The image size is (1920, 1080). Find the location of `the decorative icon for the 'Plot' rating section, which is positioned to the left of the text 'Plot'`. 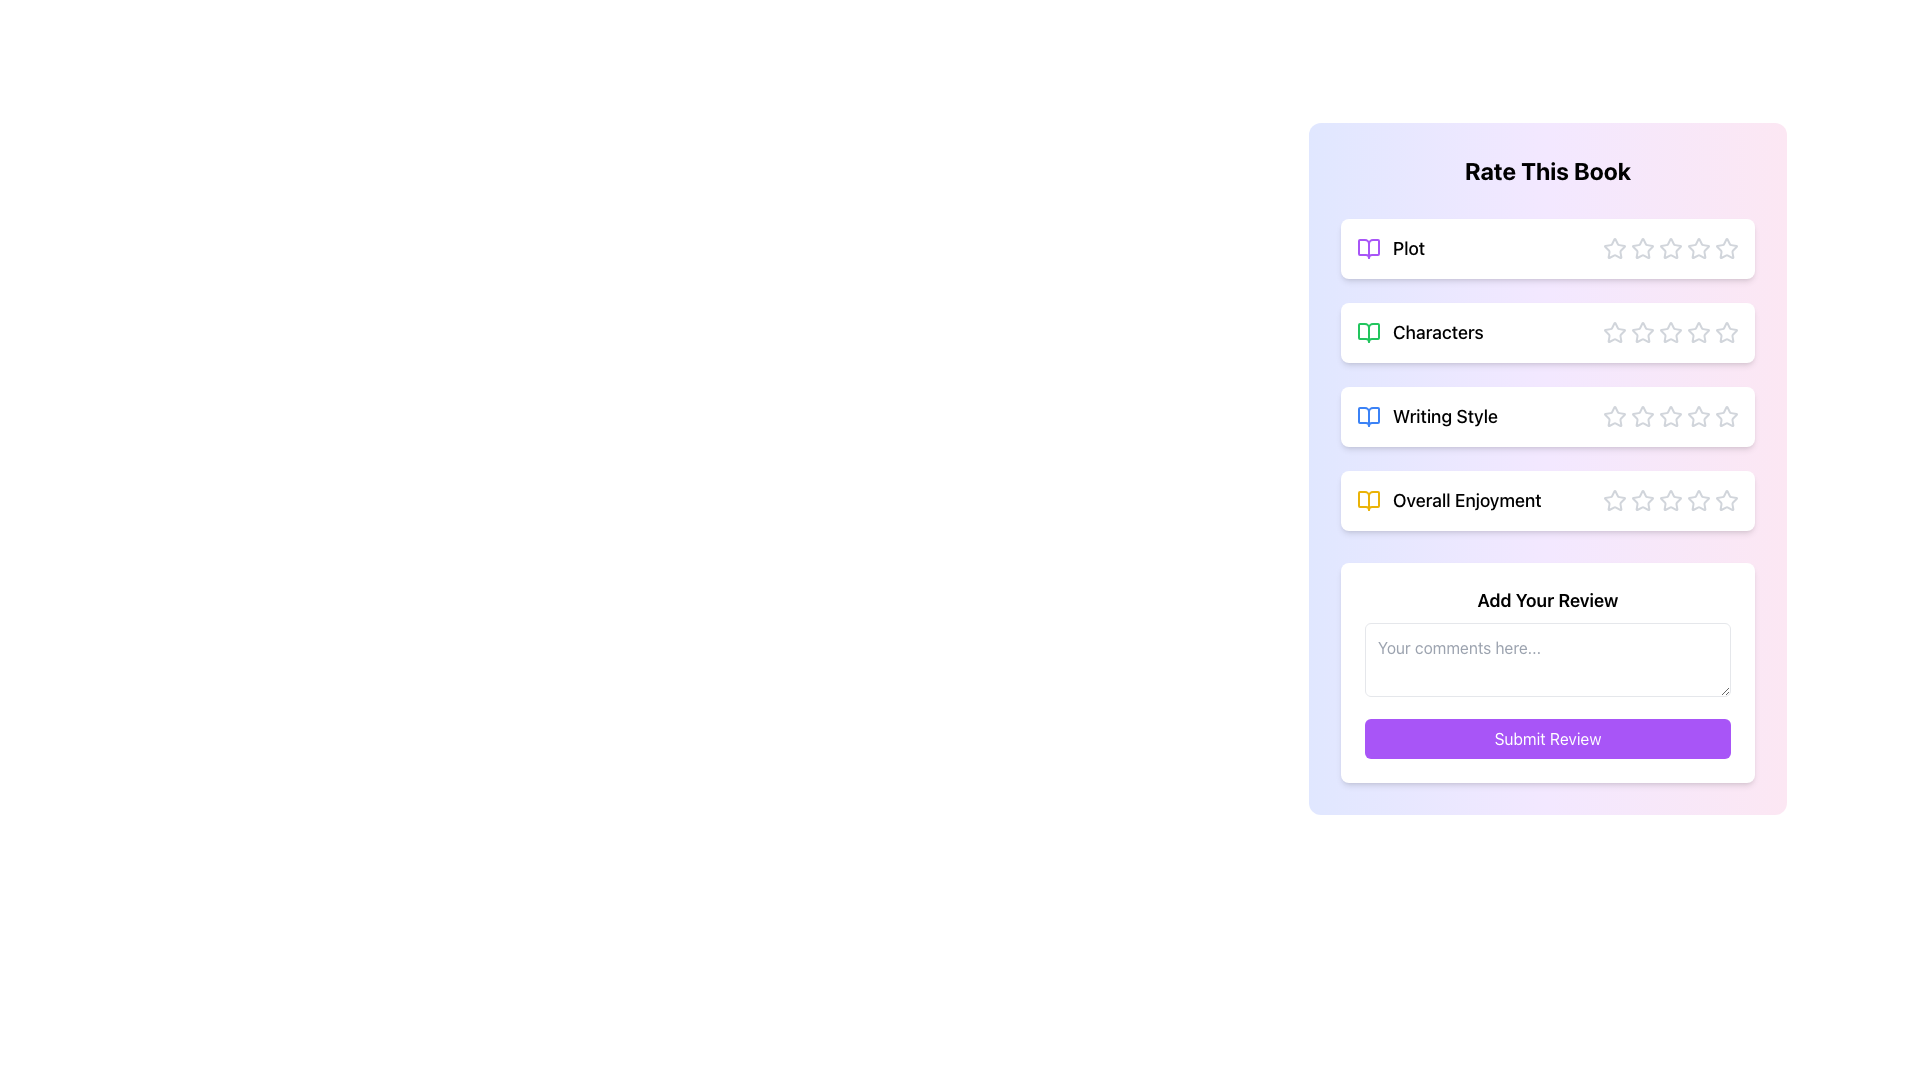

the decorative icon for the 'Plot' rating section, which is positioned to the left of the text 'Plot' is located at coordinates (1367, 248).